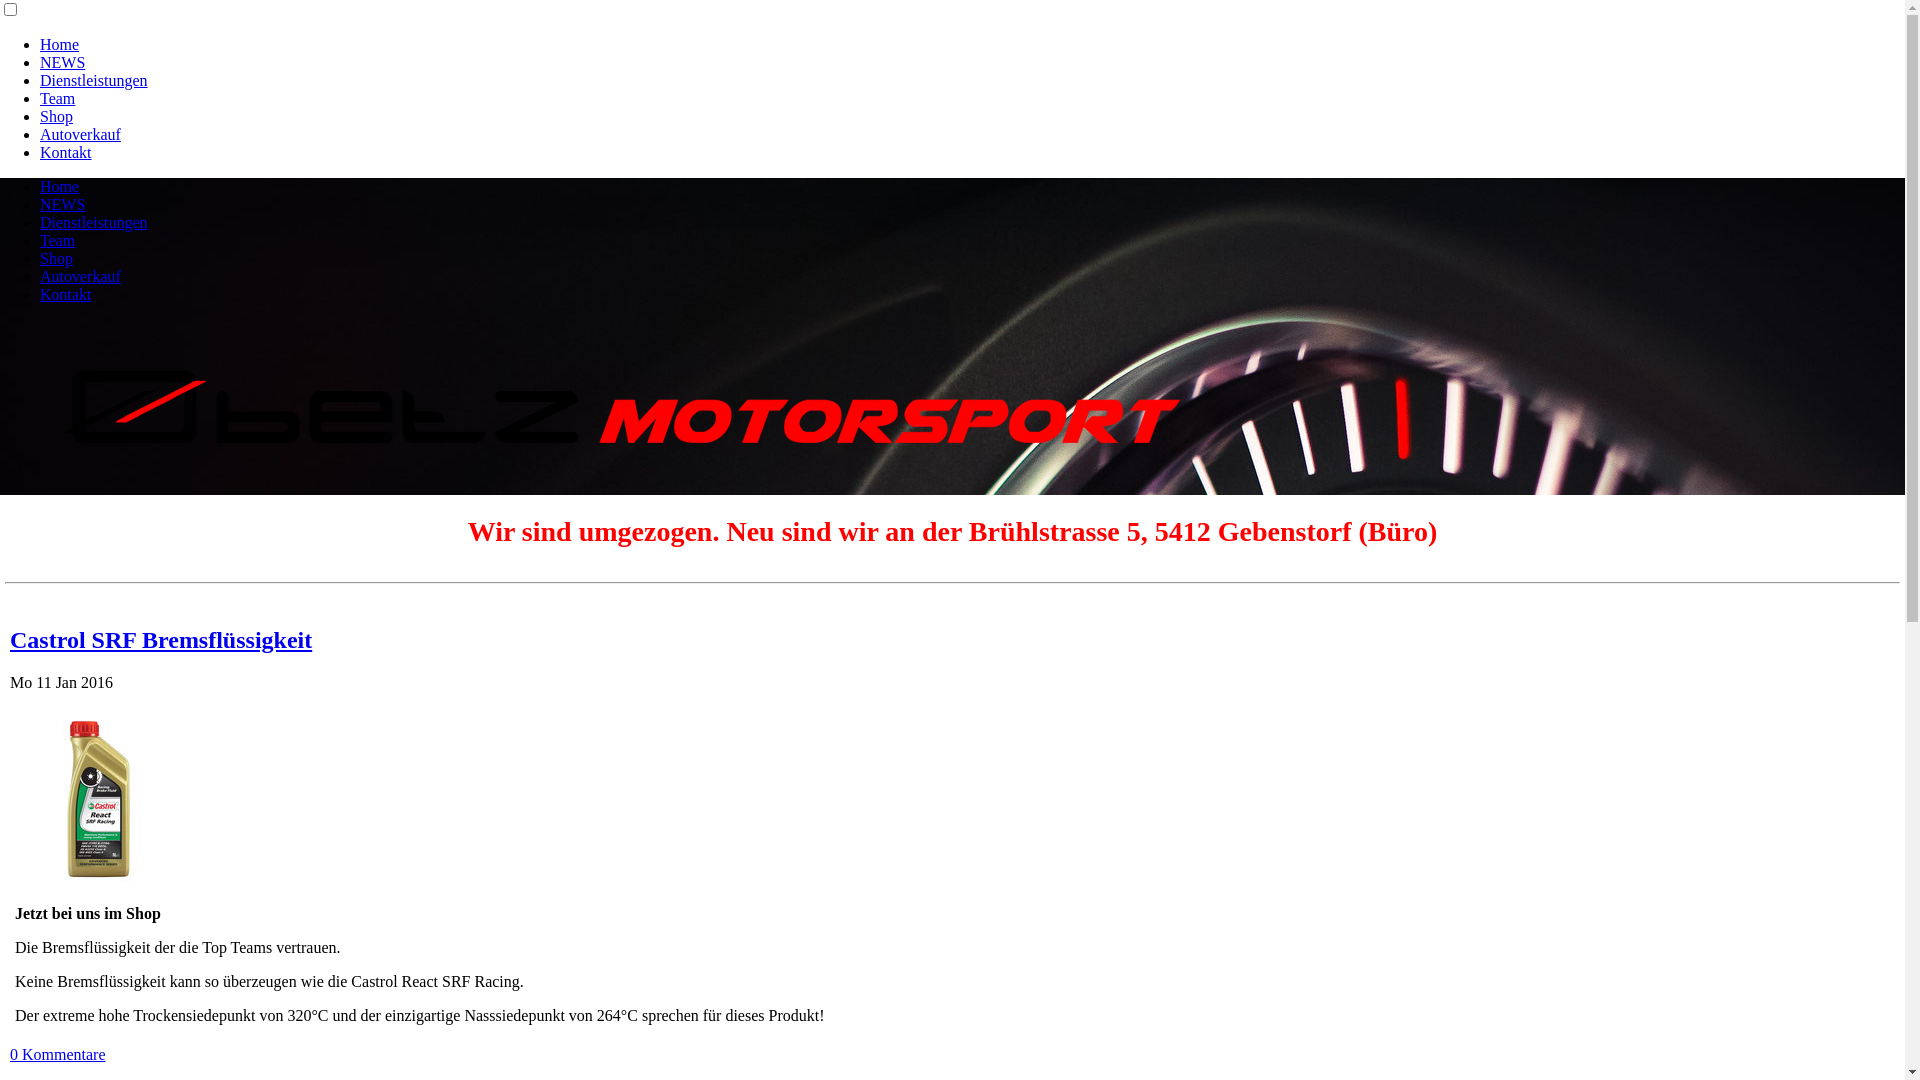 The width and height of the screenshot is (1920, 1080). Describe the element at coordinates (62, 204) in the screenshot. I see `'NEWS'` at that location.